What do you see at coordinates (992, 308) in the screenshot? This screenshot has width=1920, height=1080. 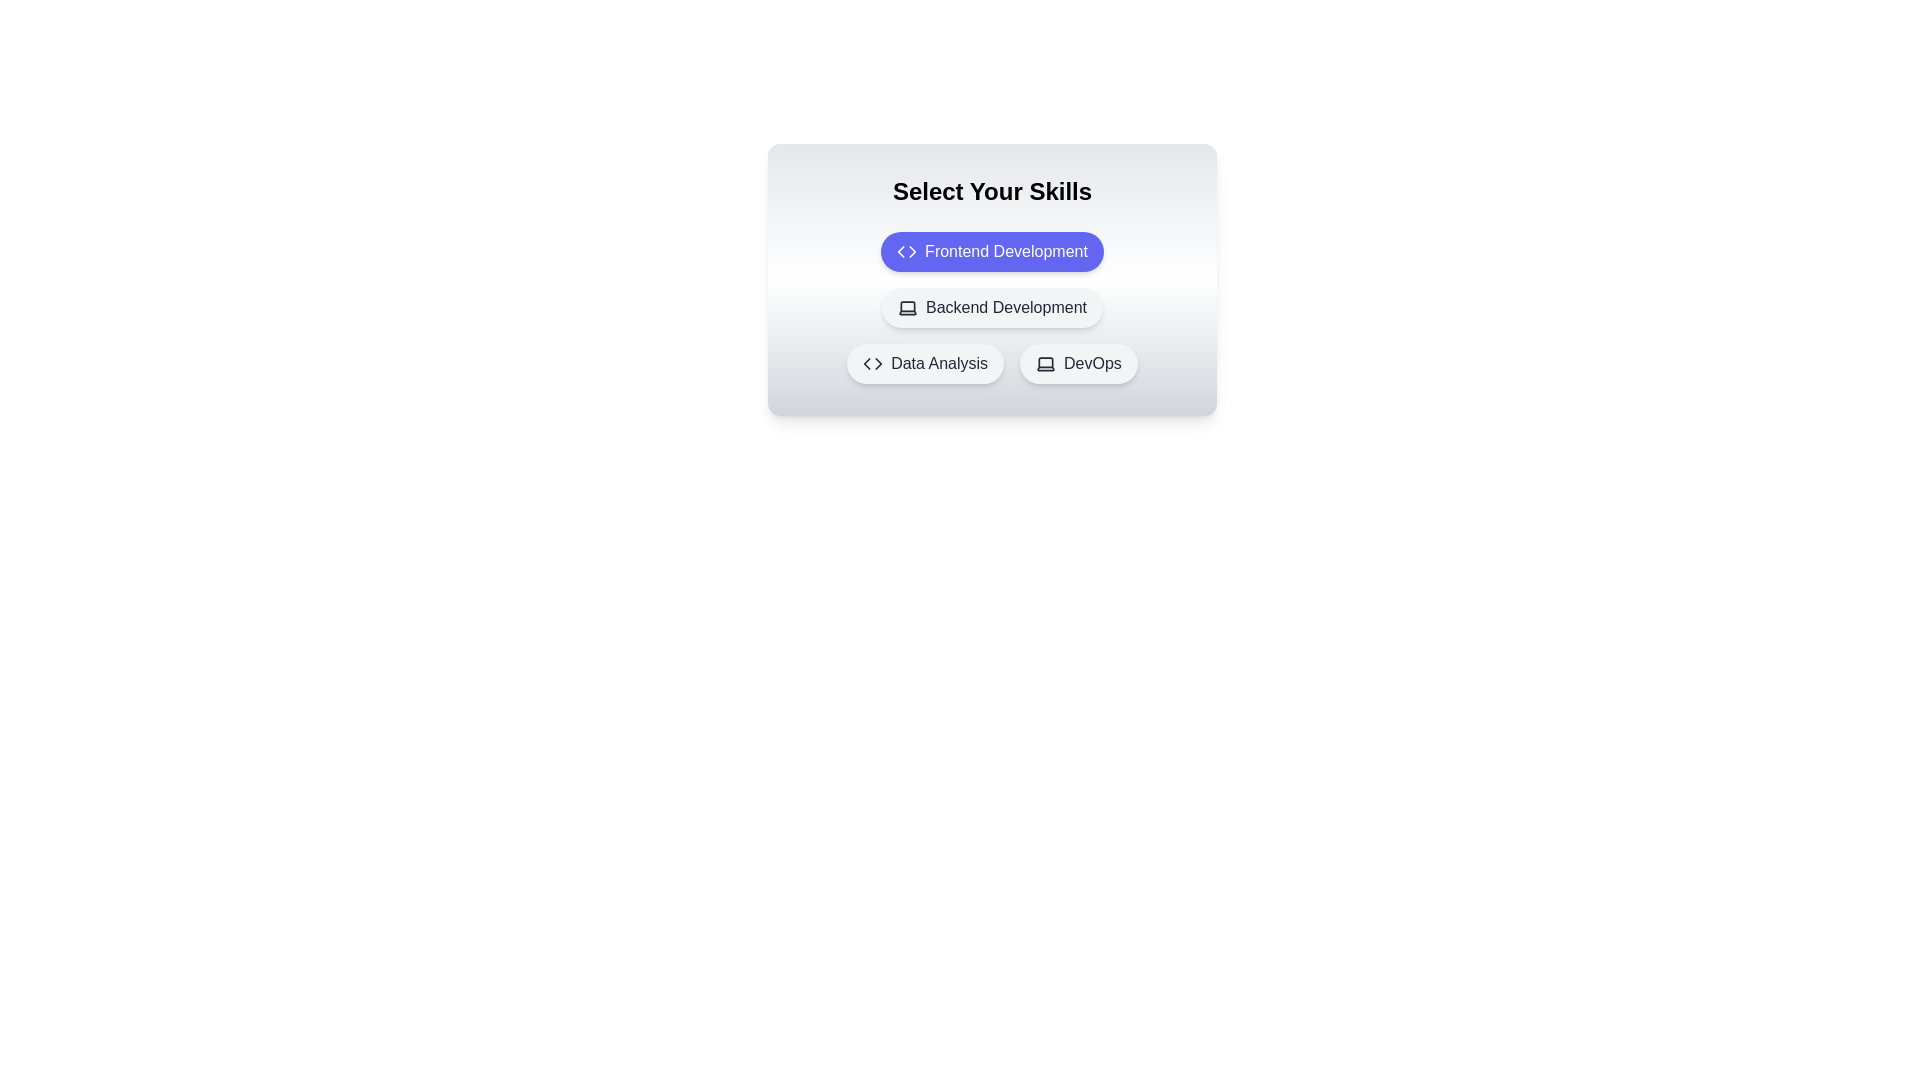 I see `the skill chip labeled 'Backend Development' to toggle its selection state` at bounding box center [992, 308].